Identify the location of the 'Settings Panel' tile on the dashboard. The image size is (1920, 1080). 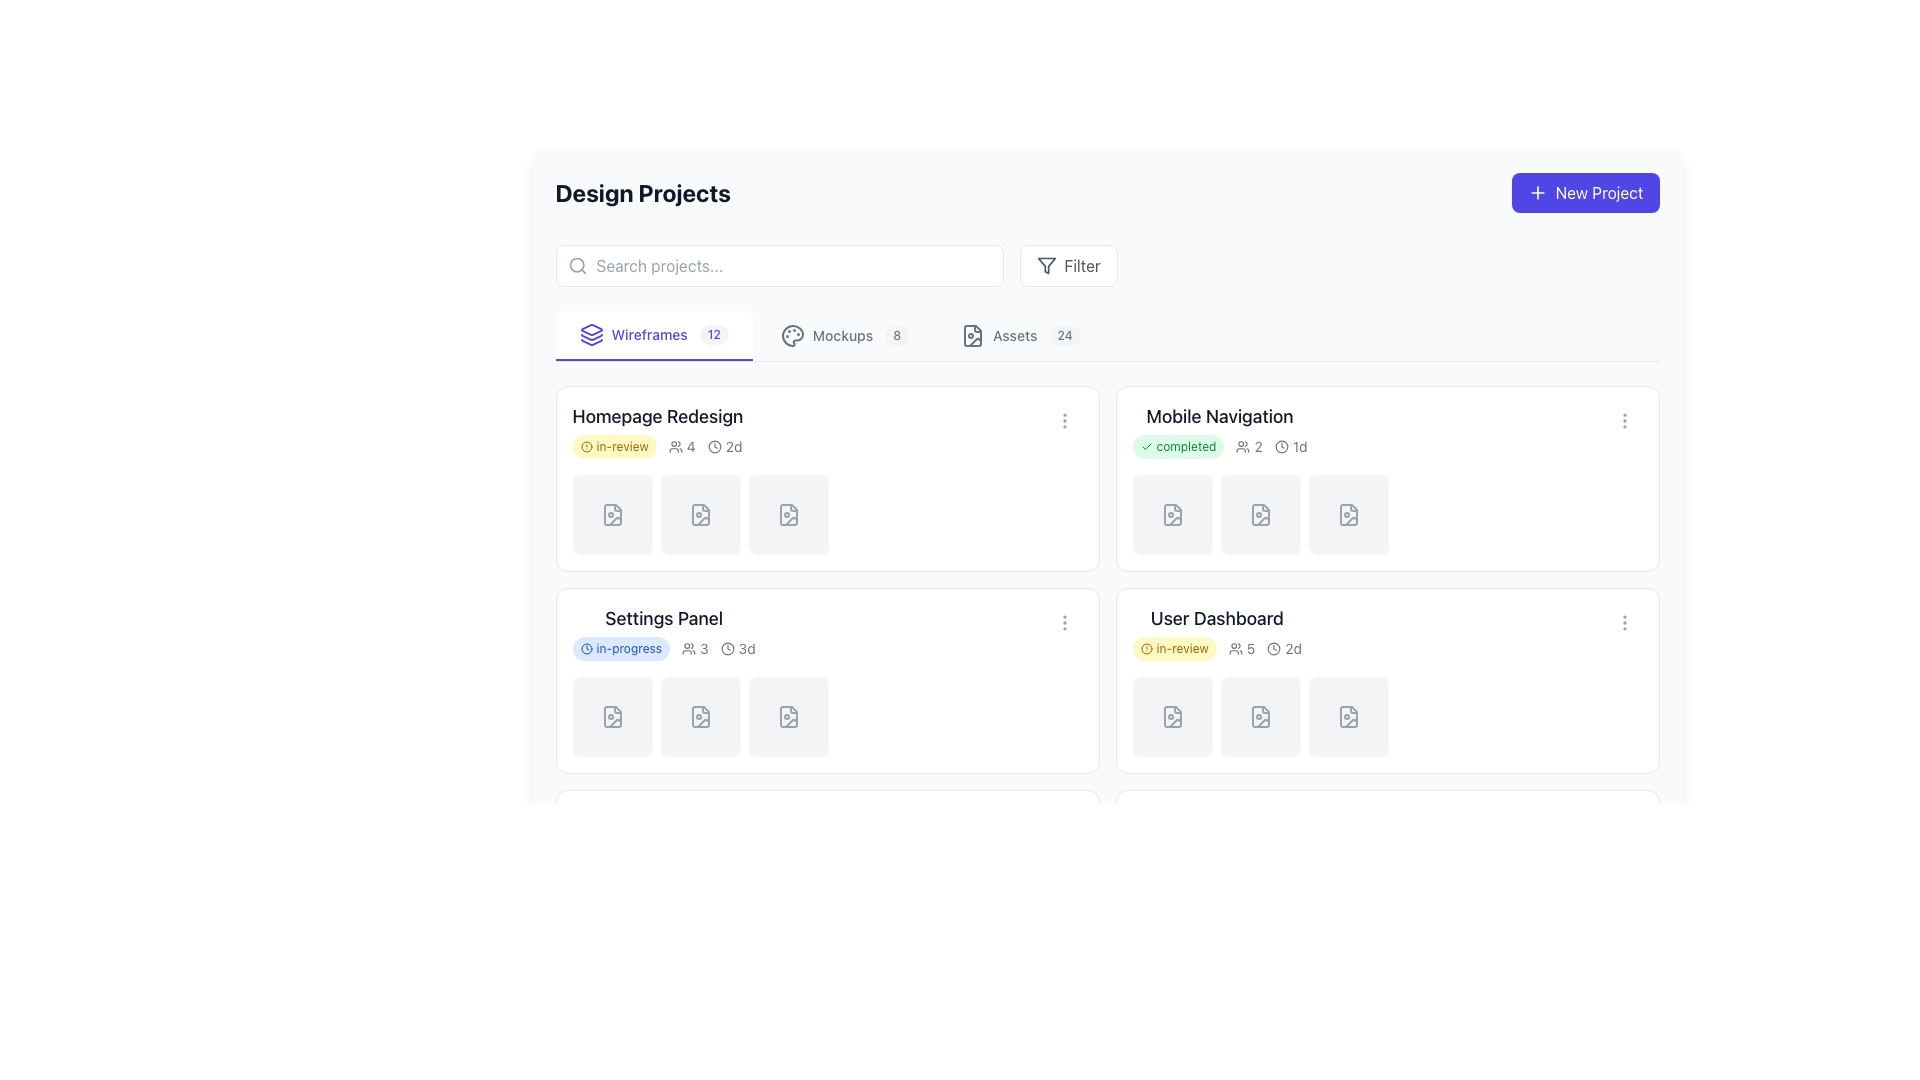
(827, 680).